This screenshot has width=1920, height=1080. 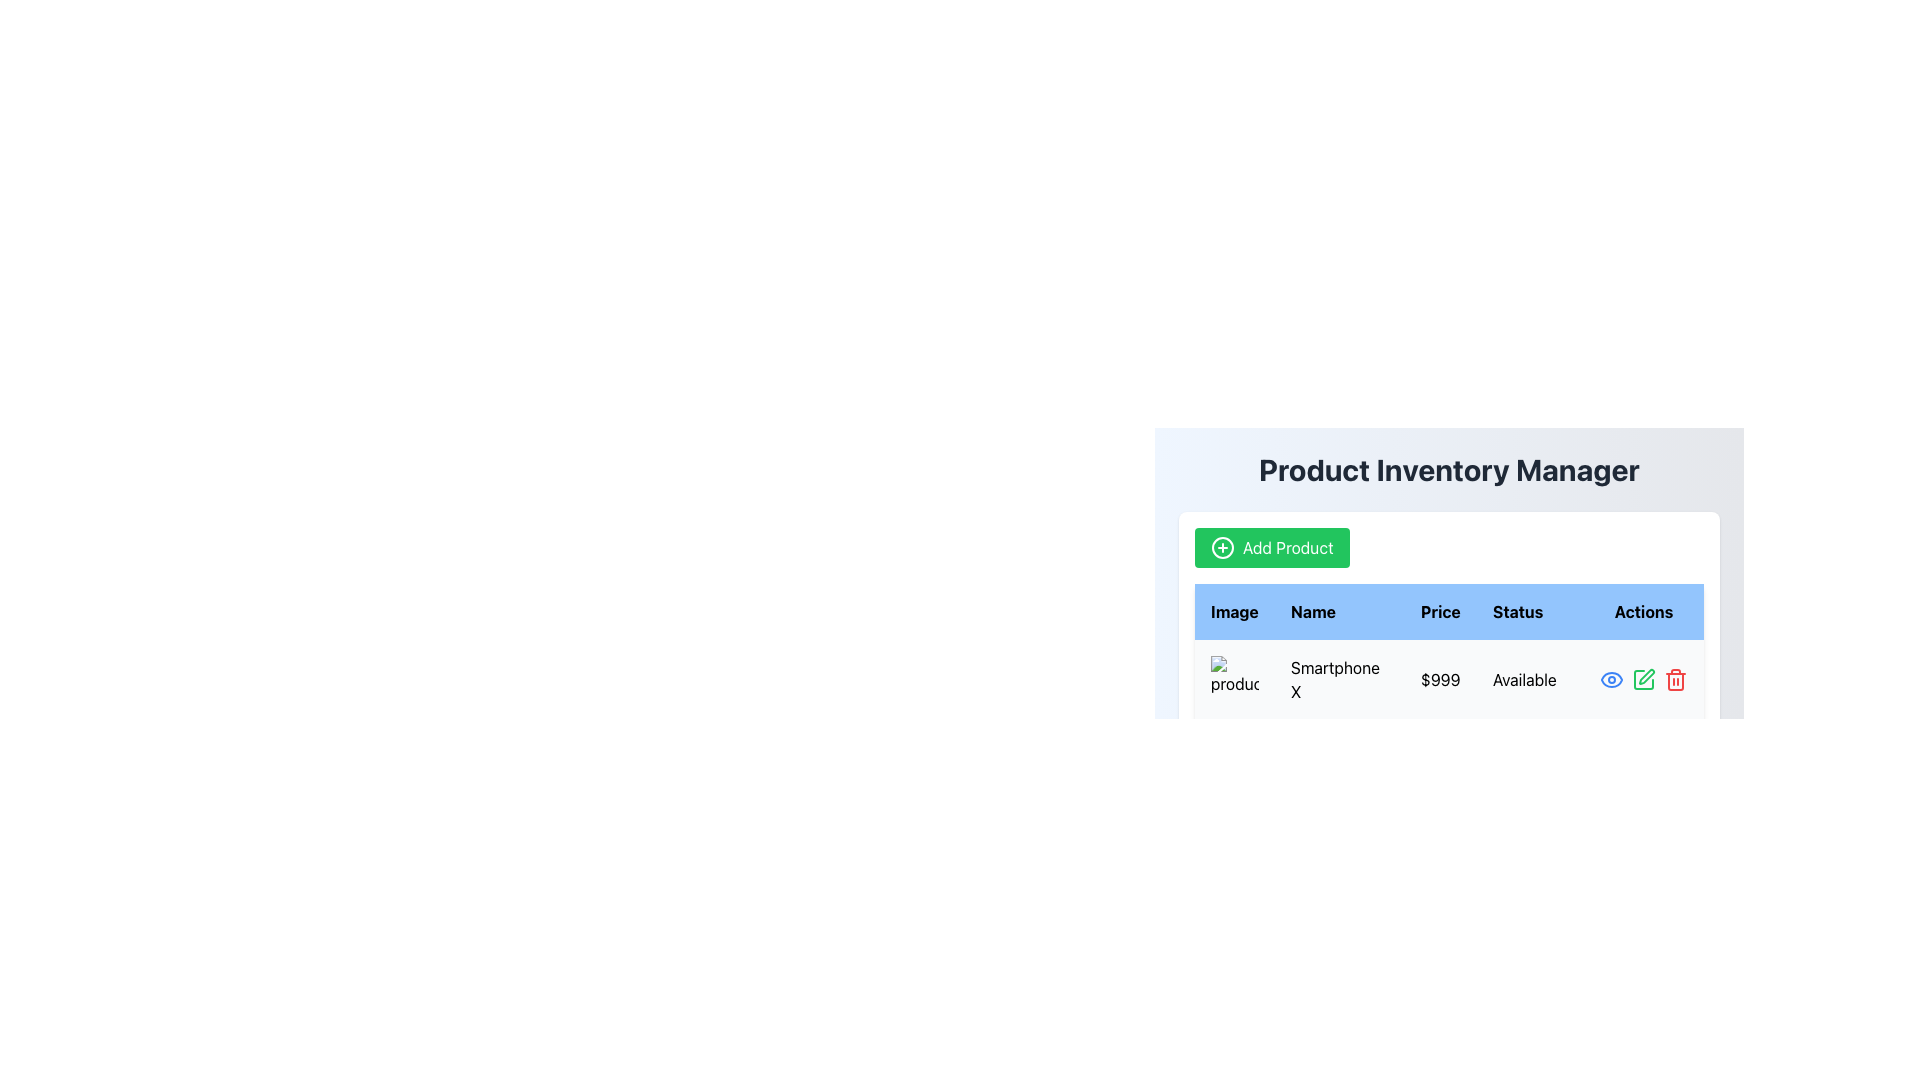 I want to click on the thumbnail image representing 'Smartphone X', so click(x=1233, y=678).